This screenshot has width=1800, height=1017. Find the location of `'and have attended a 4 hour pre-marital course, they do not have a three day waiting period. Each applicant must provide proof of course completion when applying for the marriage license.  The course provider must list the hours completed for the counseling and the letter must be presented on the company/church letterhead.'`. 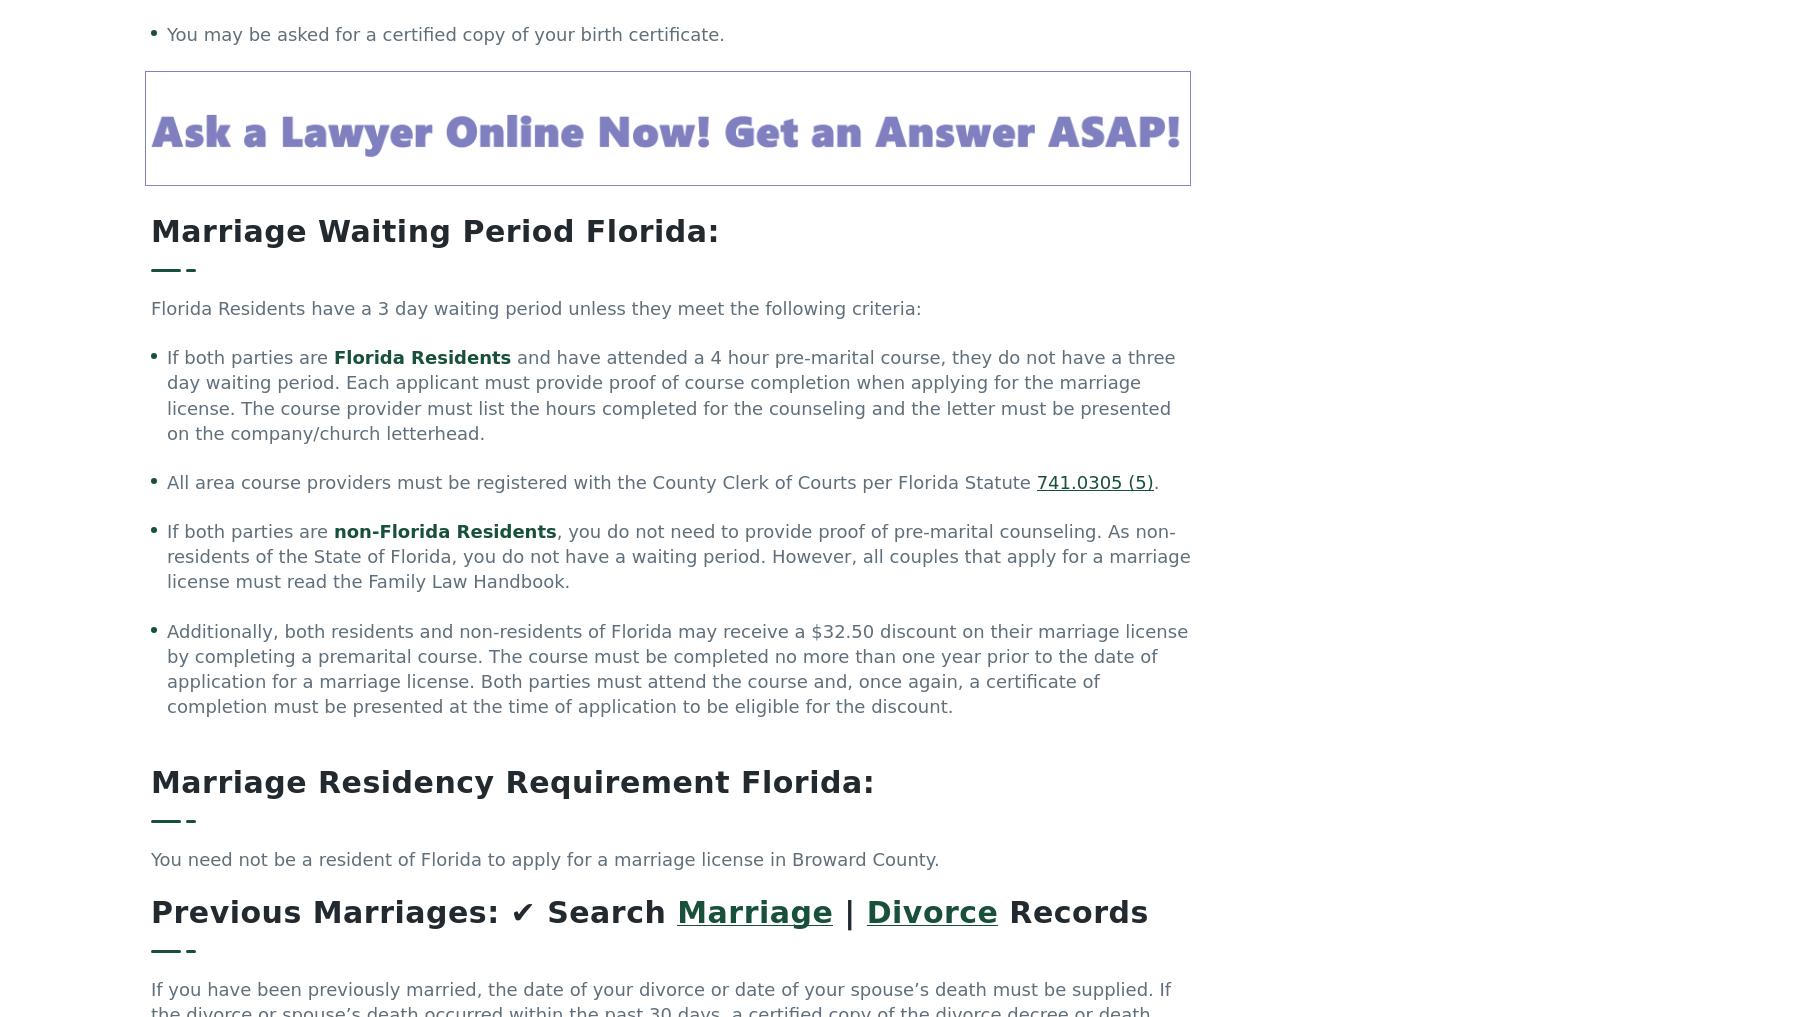

'and have attended a 4 hour pre-marital course, they do not have a three day waiting period. Each applicant must provide proof of course completion when applying for the marriage license.  The course provider must list the hours completed for the counseling and the letter must be presented on the company/church letterhead.' is located at coordinates (671, 400).